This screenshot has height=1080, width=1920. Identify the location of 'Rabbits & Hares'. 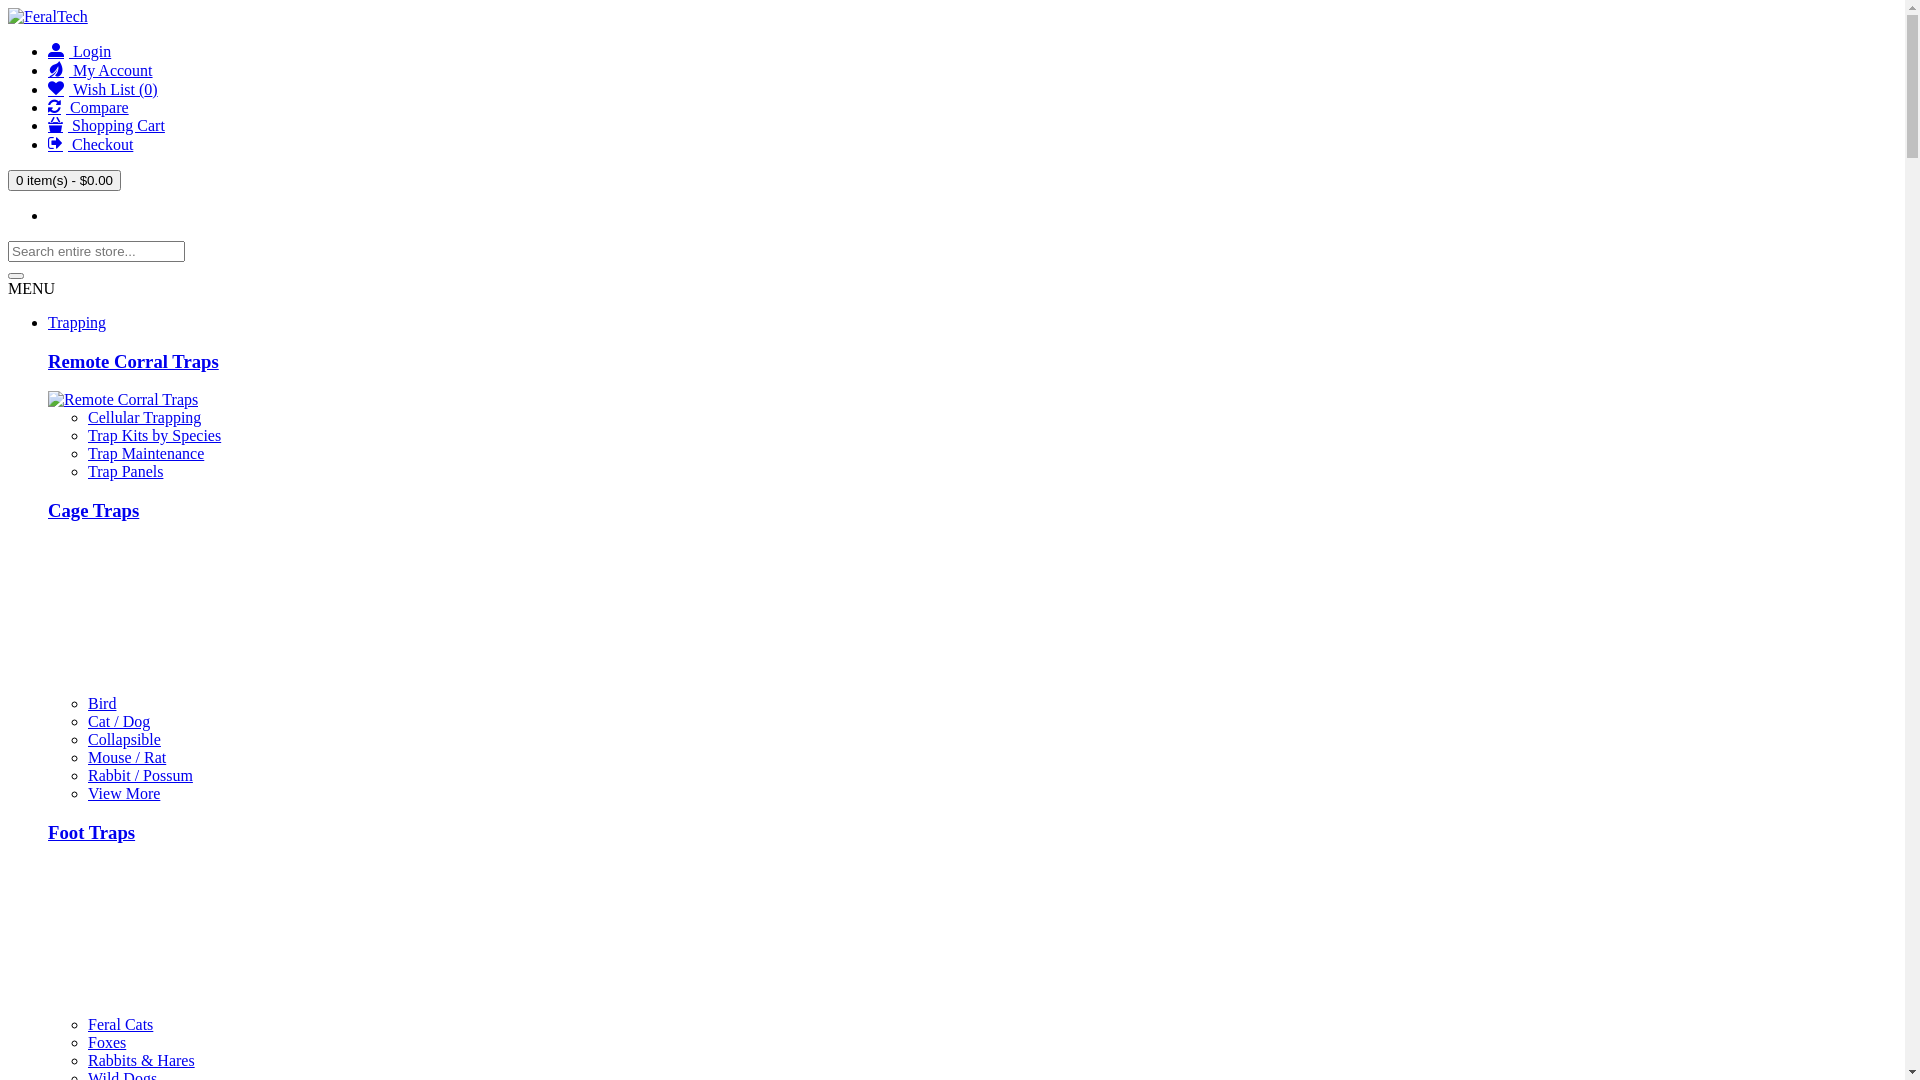
(140, 1059).